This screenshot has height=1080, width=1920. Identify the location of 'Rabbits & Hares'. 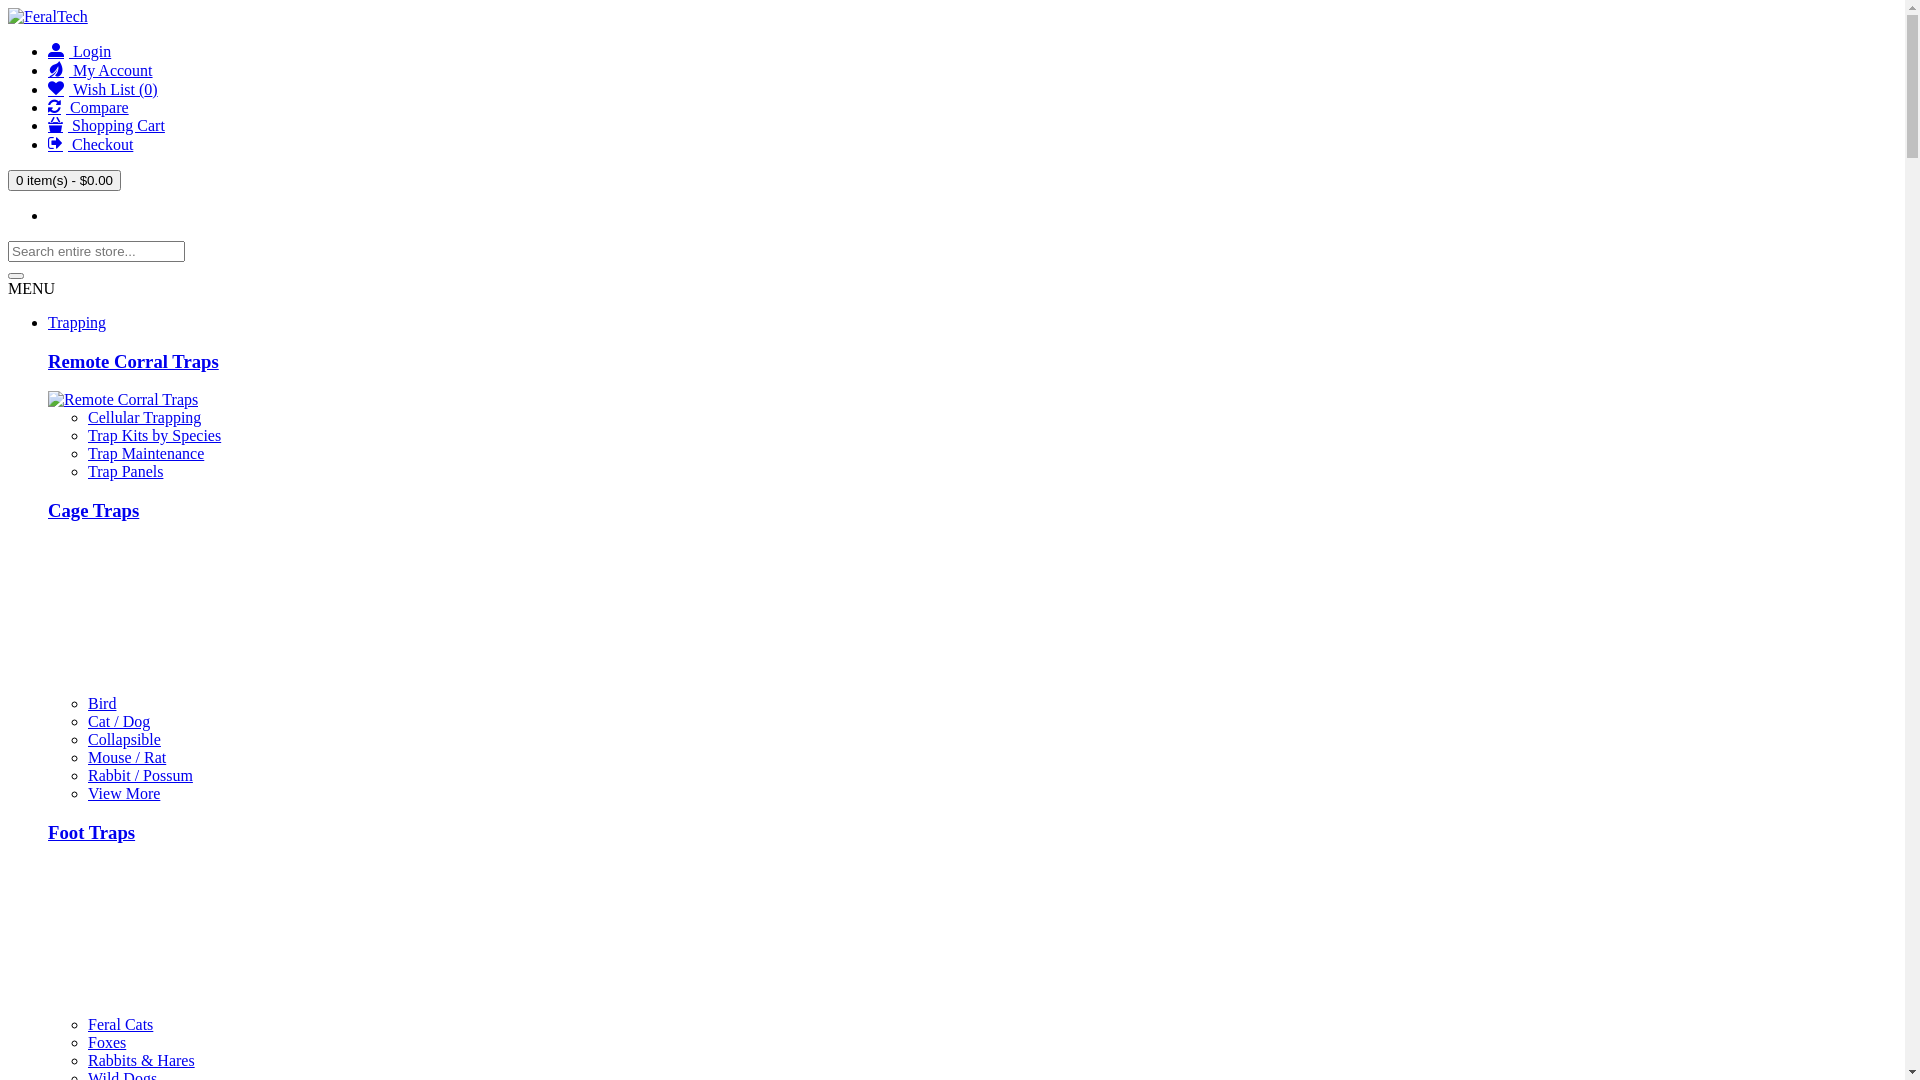
(140, 1059).